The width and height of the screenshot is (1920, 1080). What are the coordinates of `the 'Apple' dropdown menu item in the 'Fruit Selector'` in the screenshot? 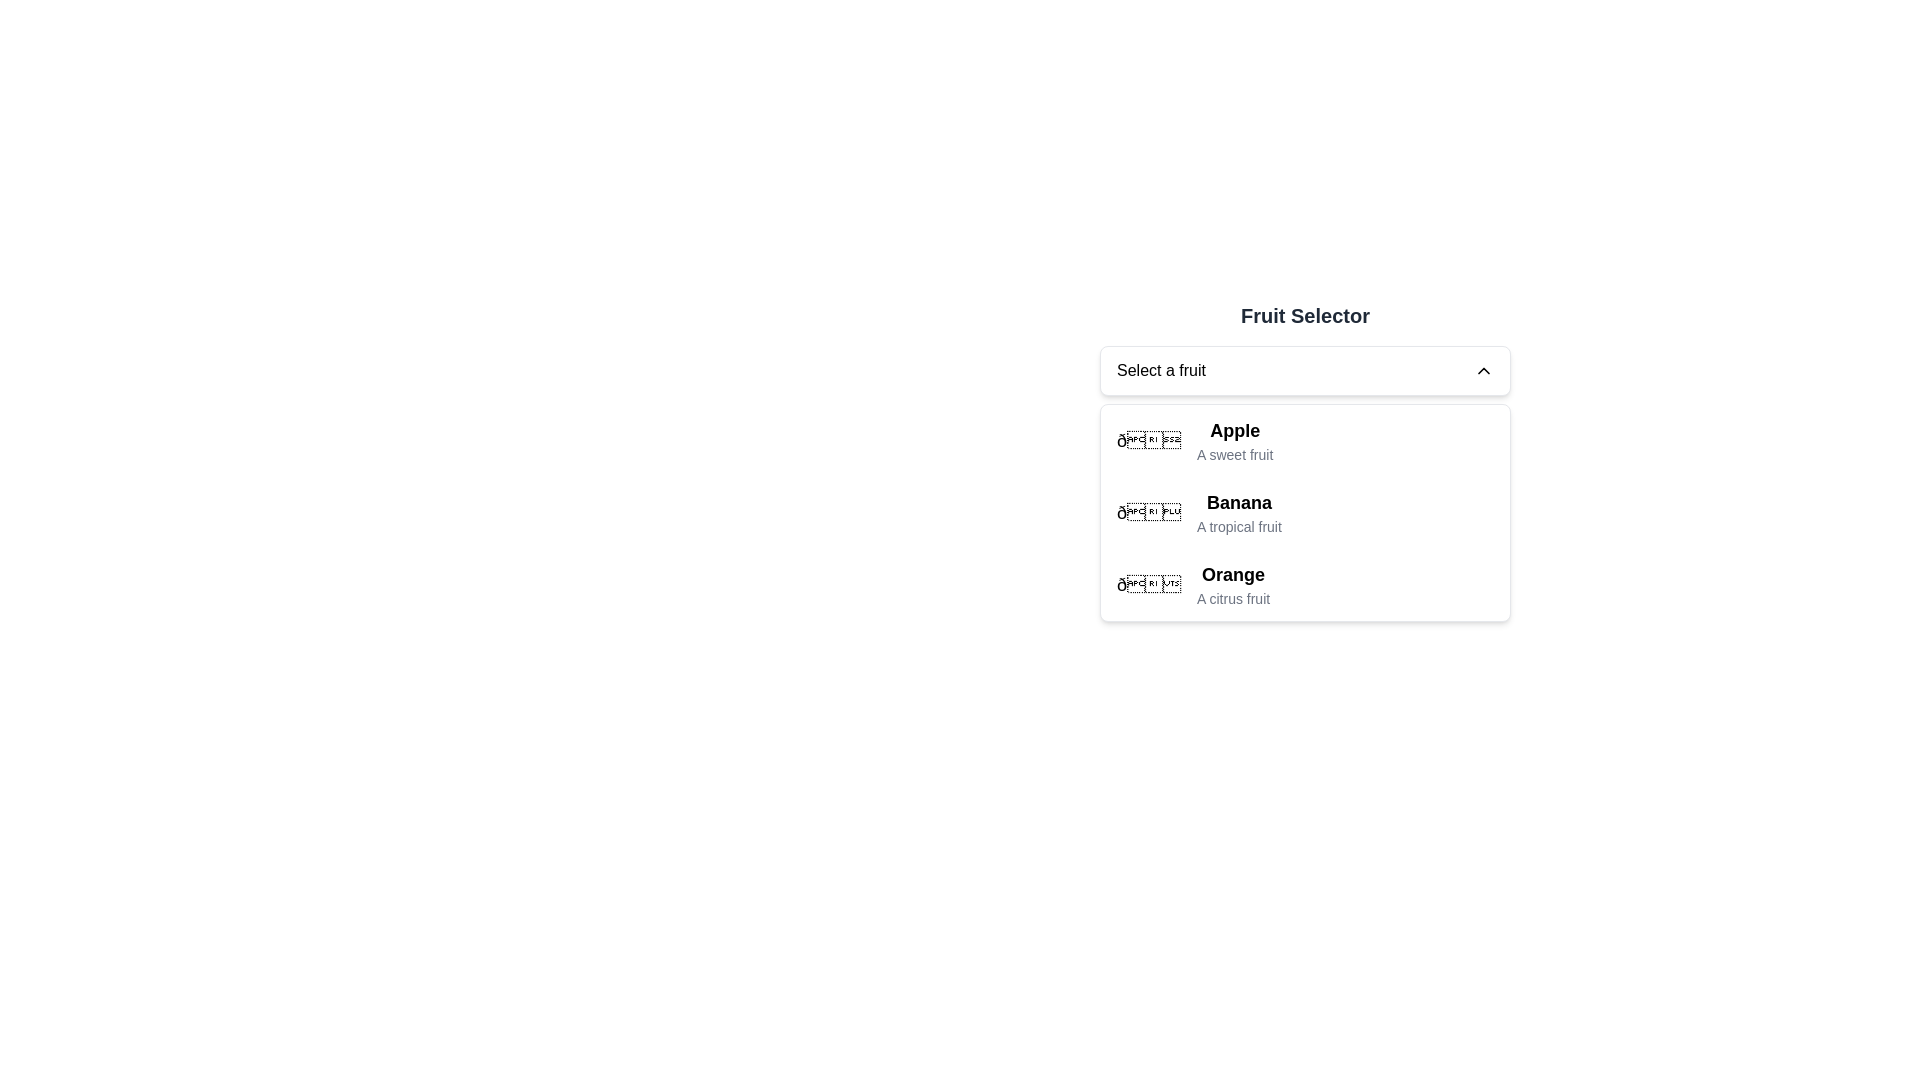 It's located at (1234, 439).